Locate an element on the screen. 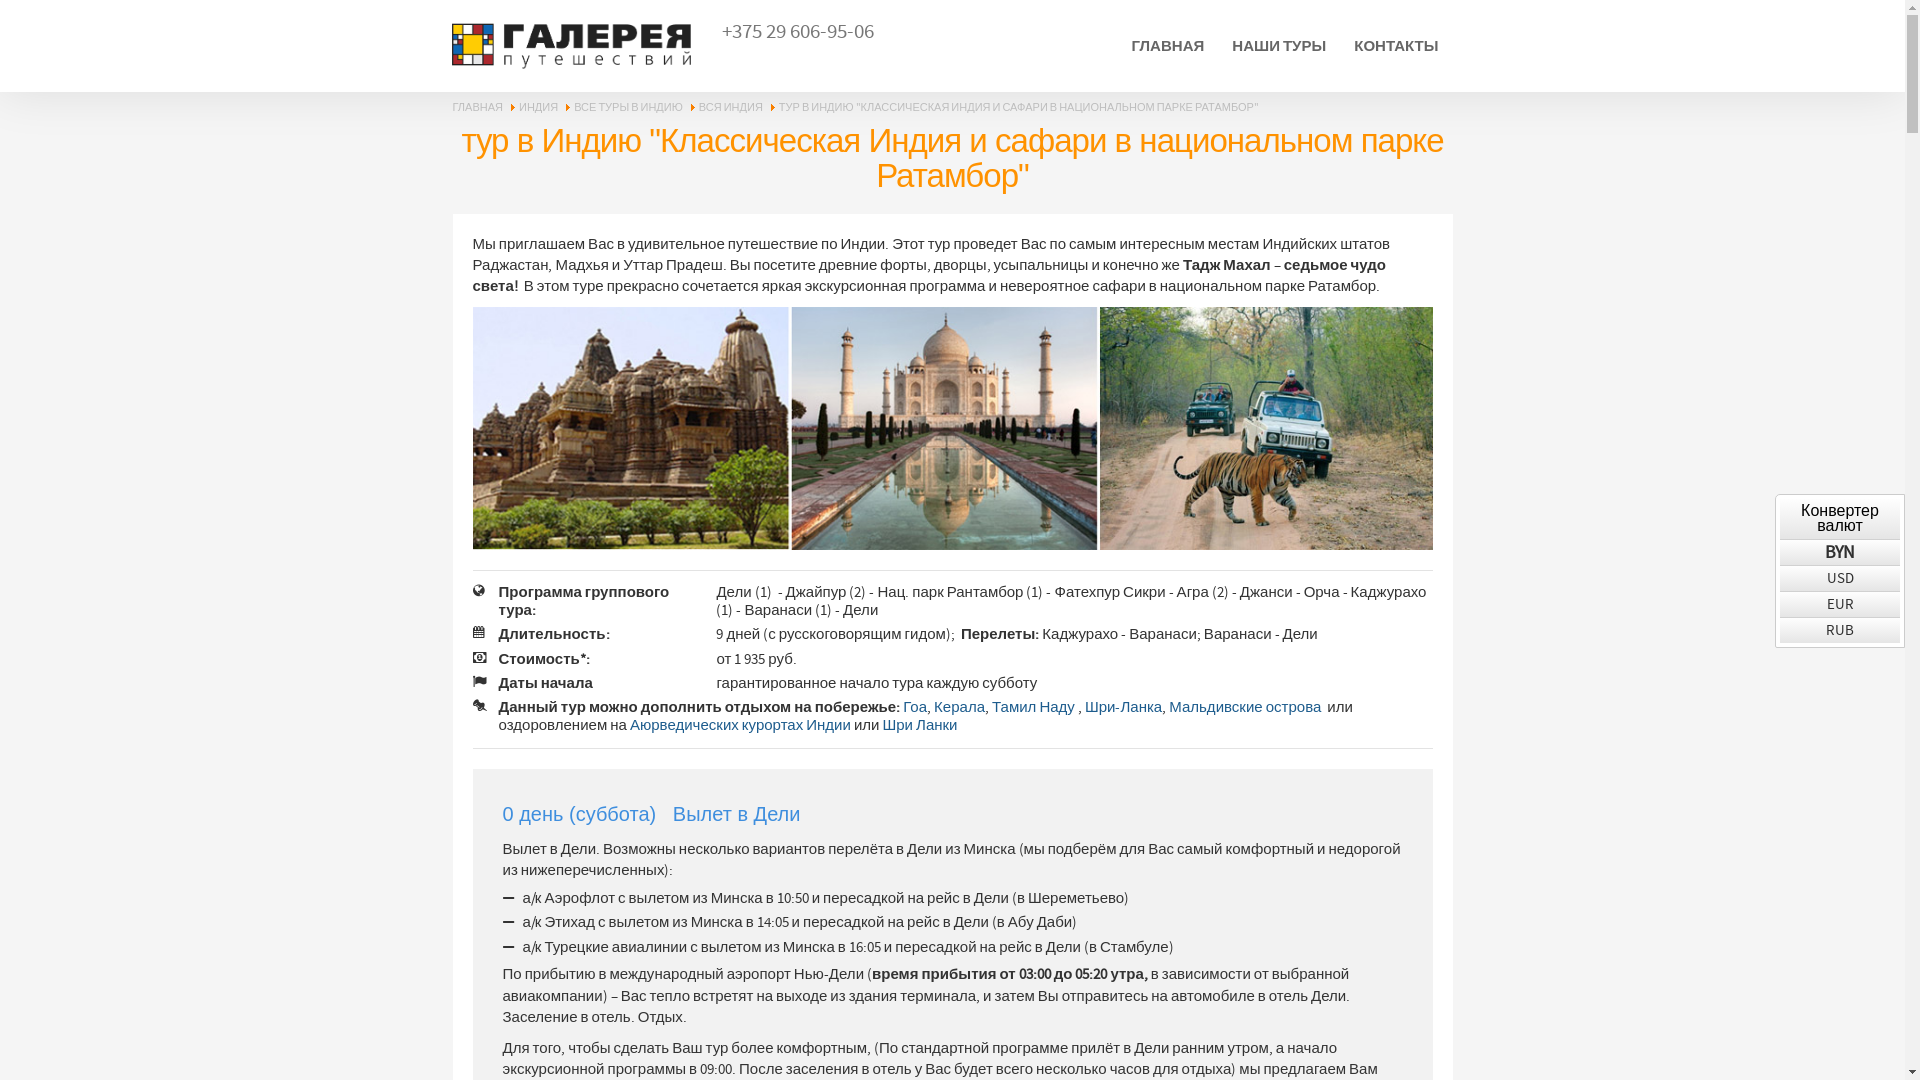  'USD' is located at coordinates (1839, 578).